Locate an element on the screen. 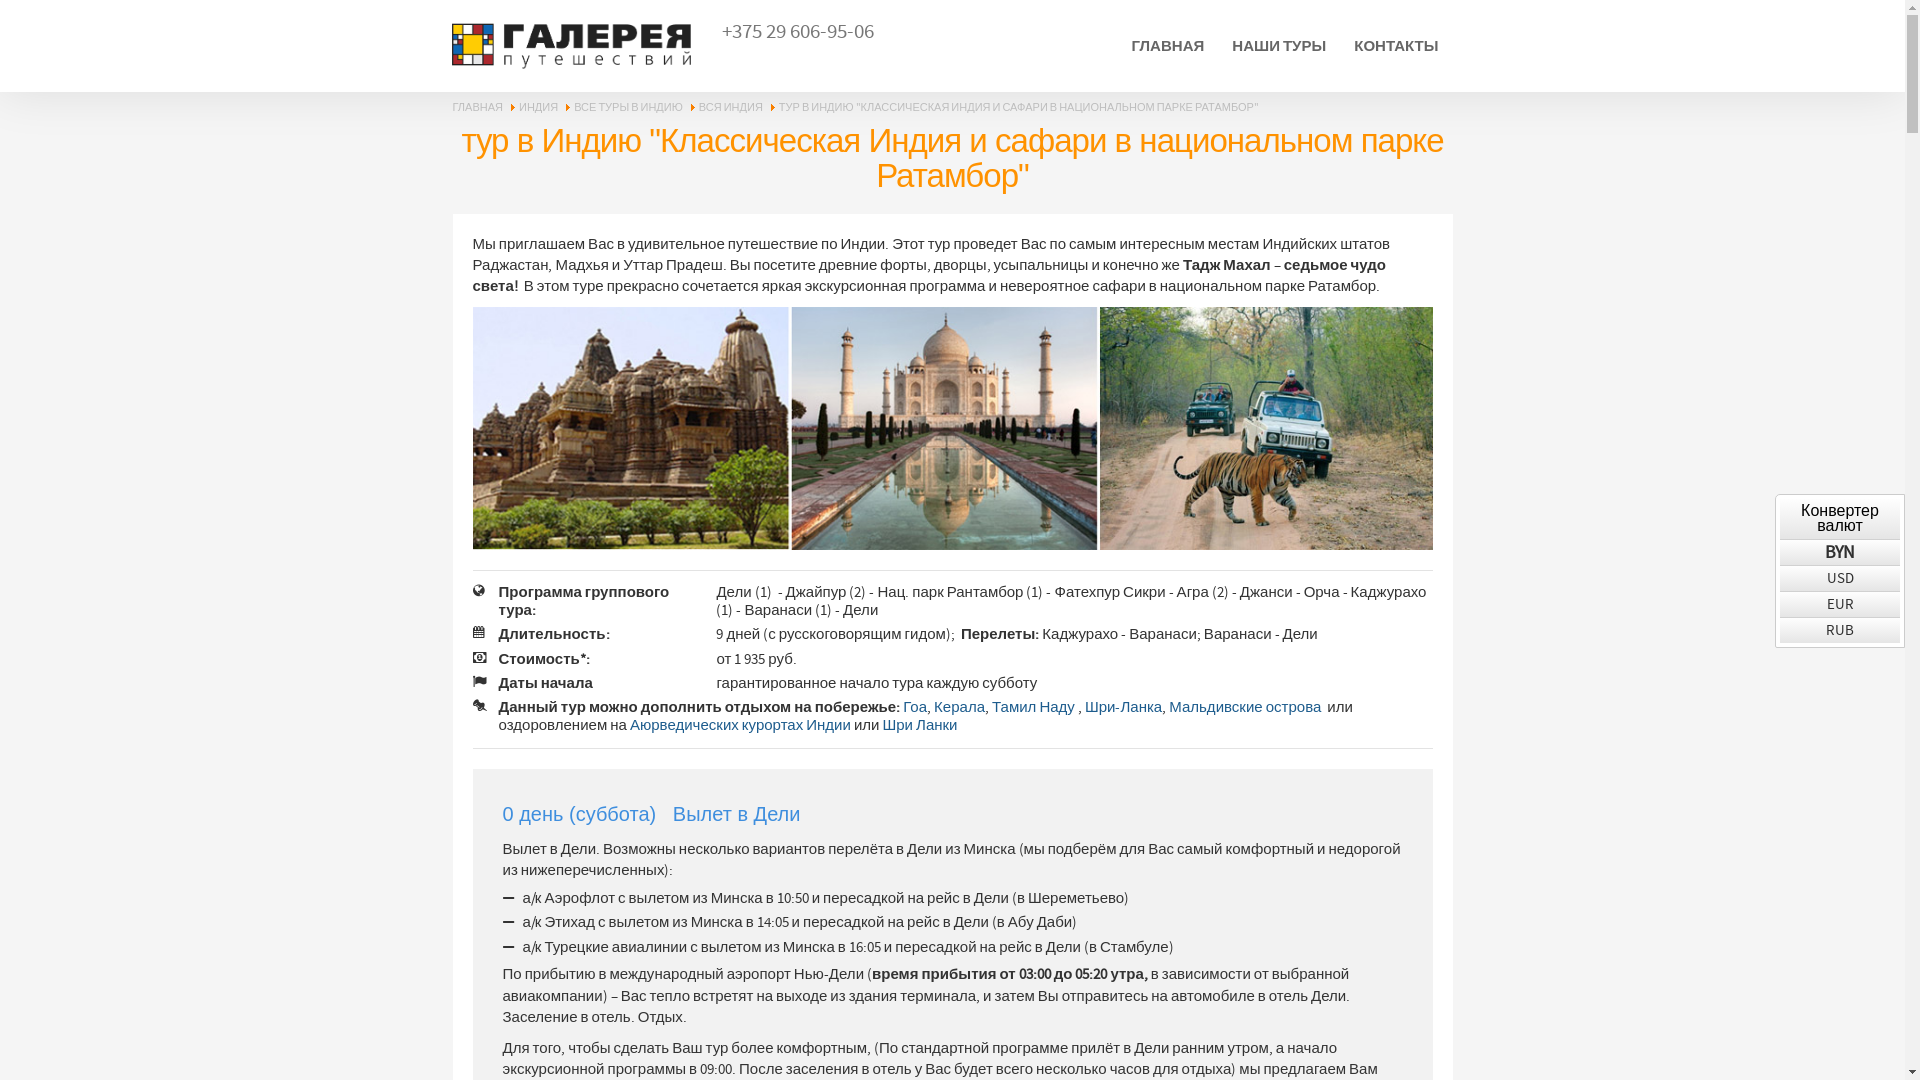  'USD' is located at coordinates (1839, 578).